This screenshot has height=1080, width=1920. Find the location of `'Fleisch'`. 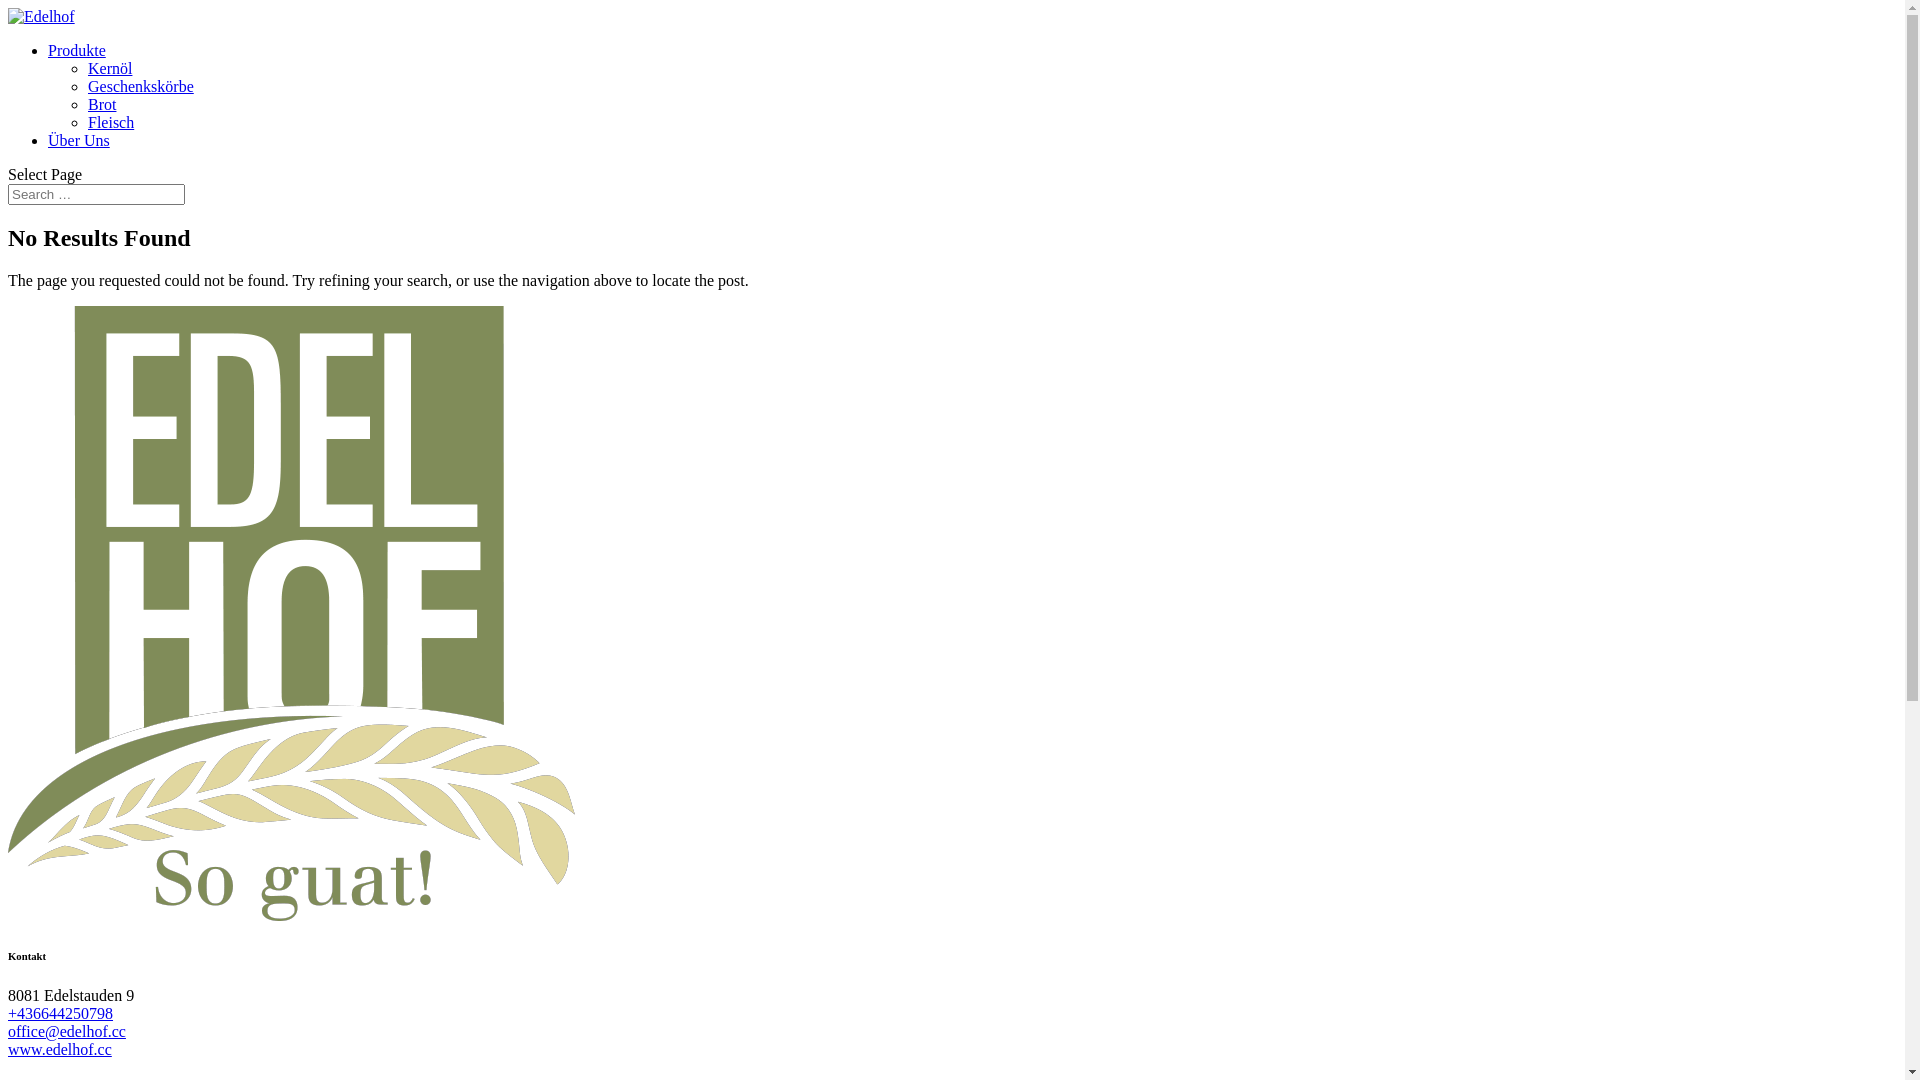

'Fleisch' is located at coordinates (109, 122).